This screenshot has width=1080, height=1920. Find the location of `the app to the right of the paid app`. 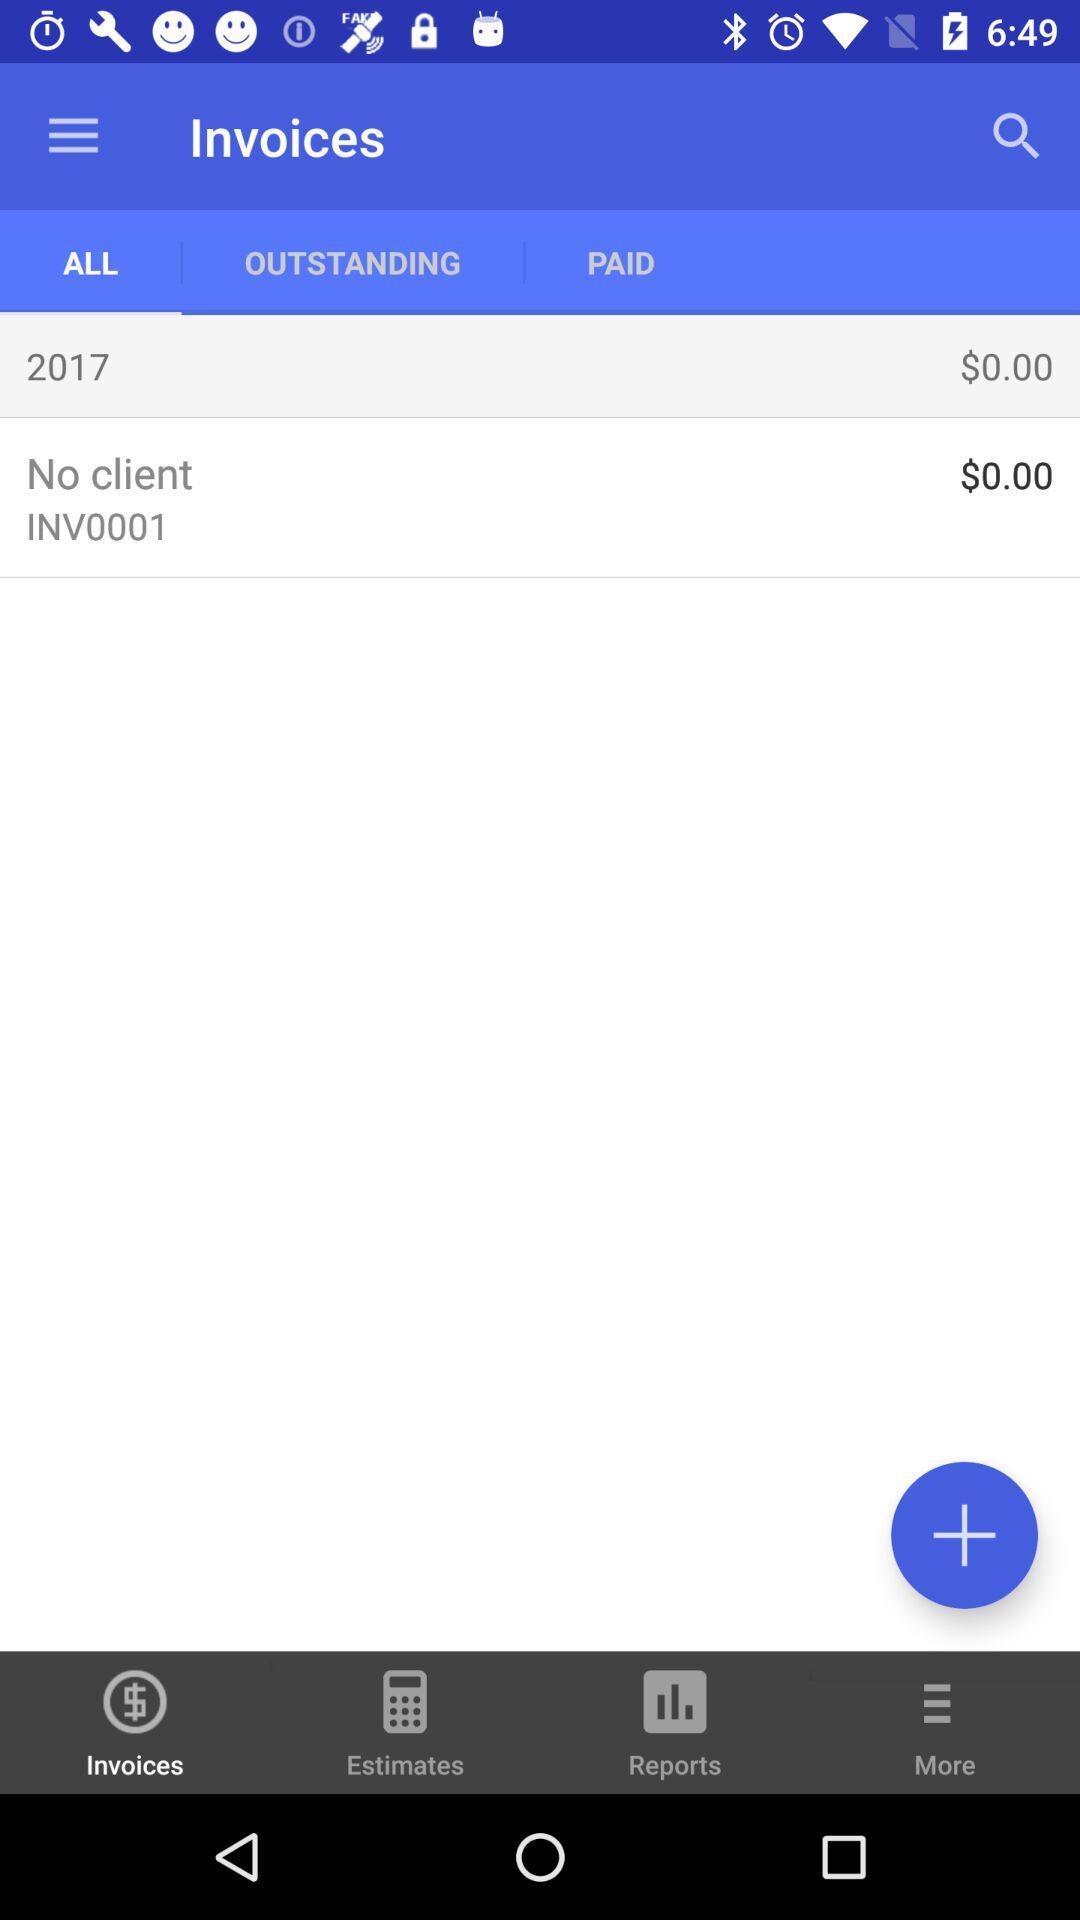

the app to the right of the paid app is located at coordinates (1017, 135).